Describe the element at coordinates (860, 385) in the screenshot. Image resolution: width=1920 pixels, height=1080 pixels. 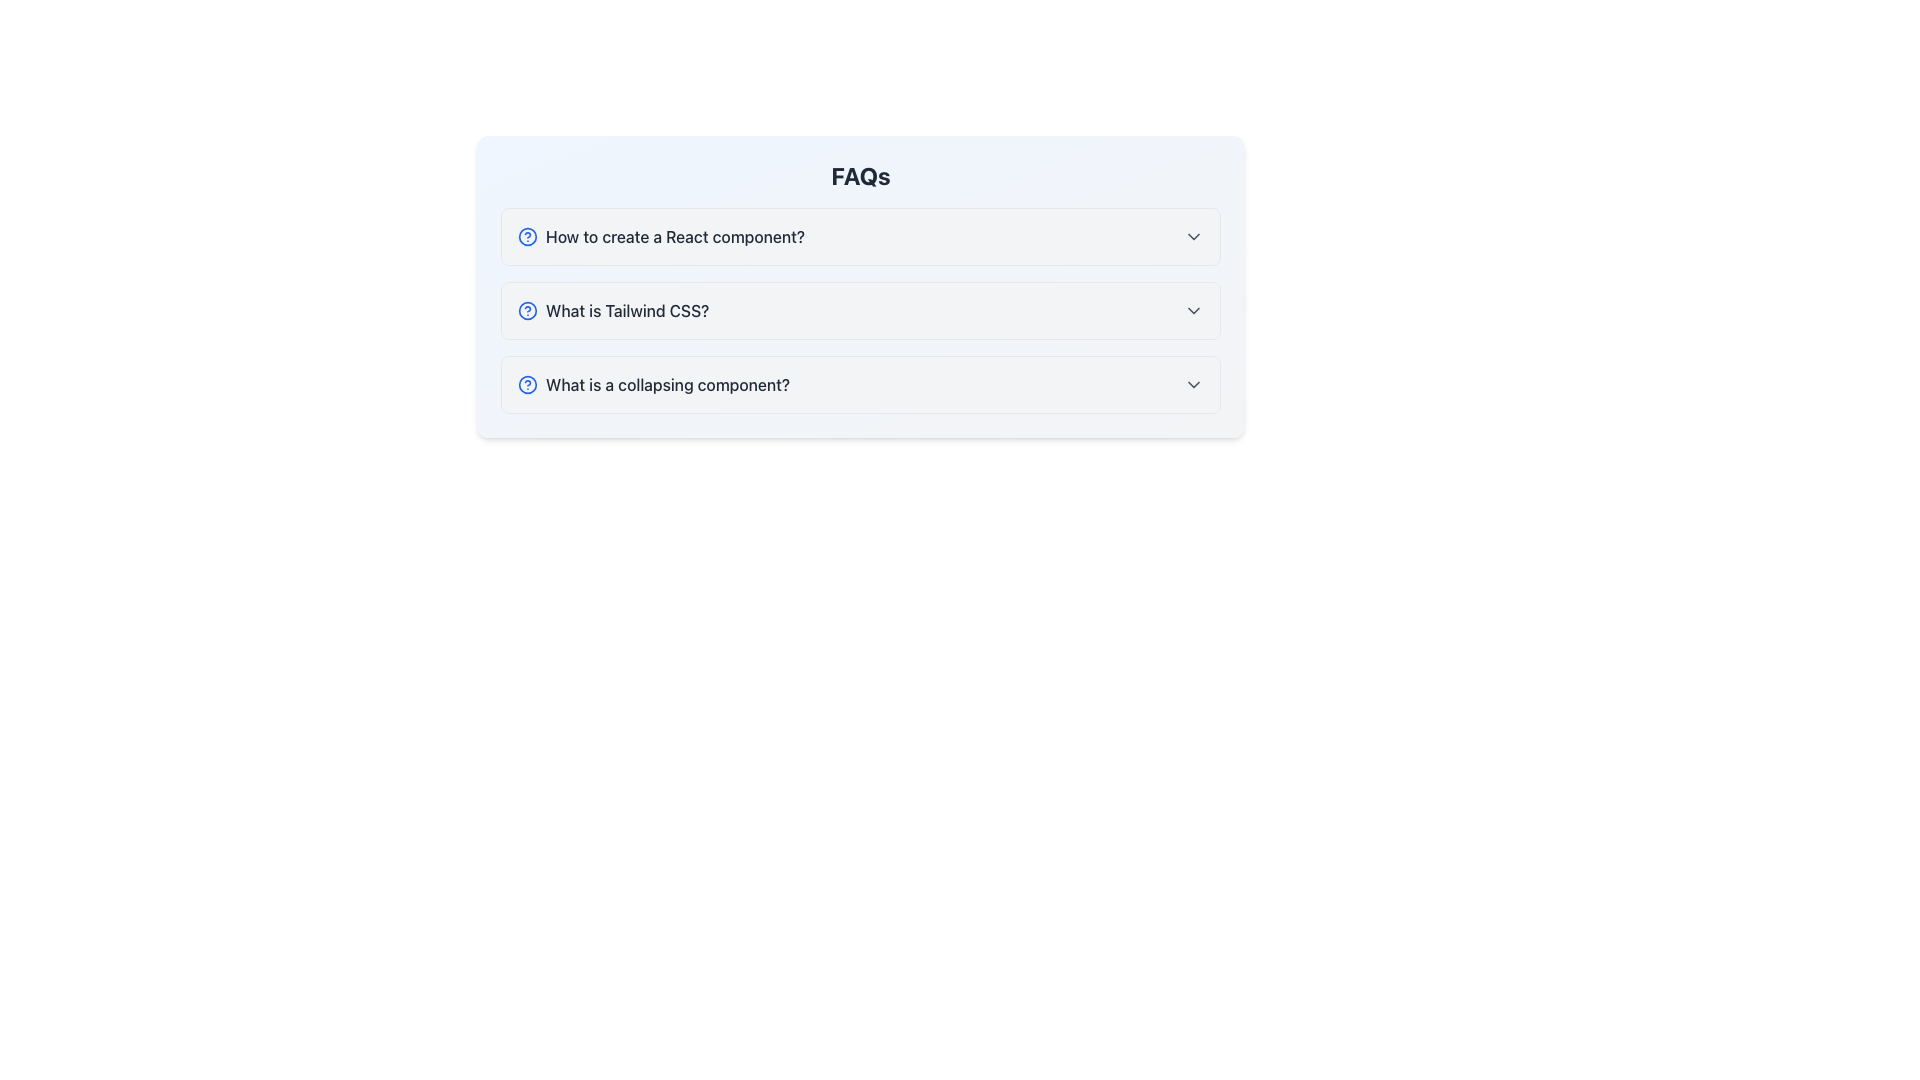
I see `the Collapsible FAQ item labeled 'What is a collapsing component?' to interact with the keyboard` at that location.